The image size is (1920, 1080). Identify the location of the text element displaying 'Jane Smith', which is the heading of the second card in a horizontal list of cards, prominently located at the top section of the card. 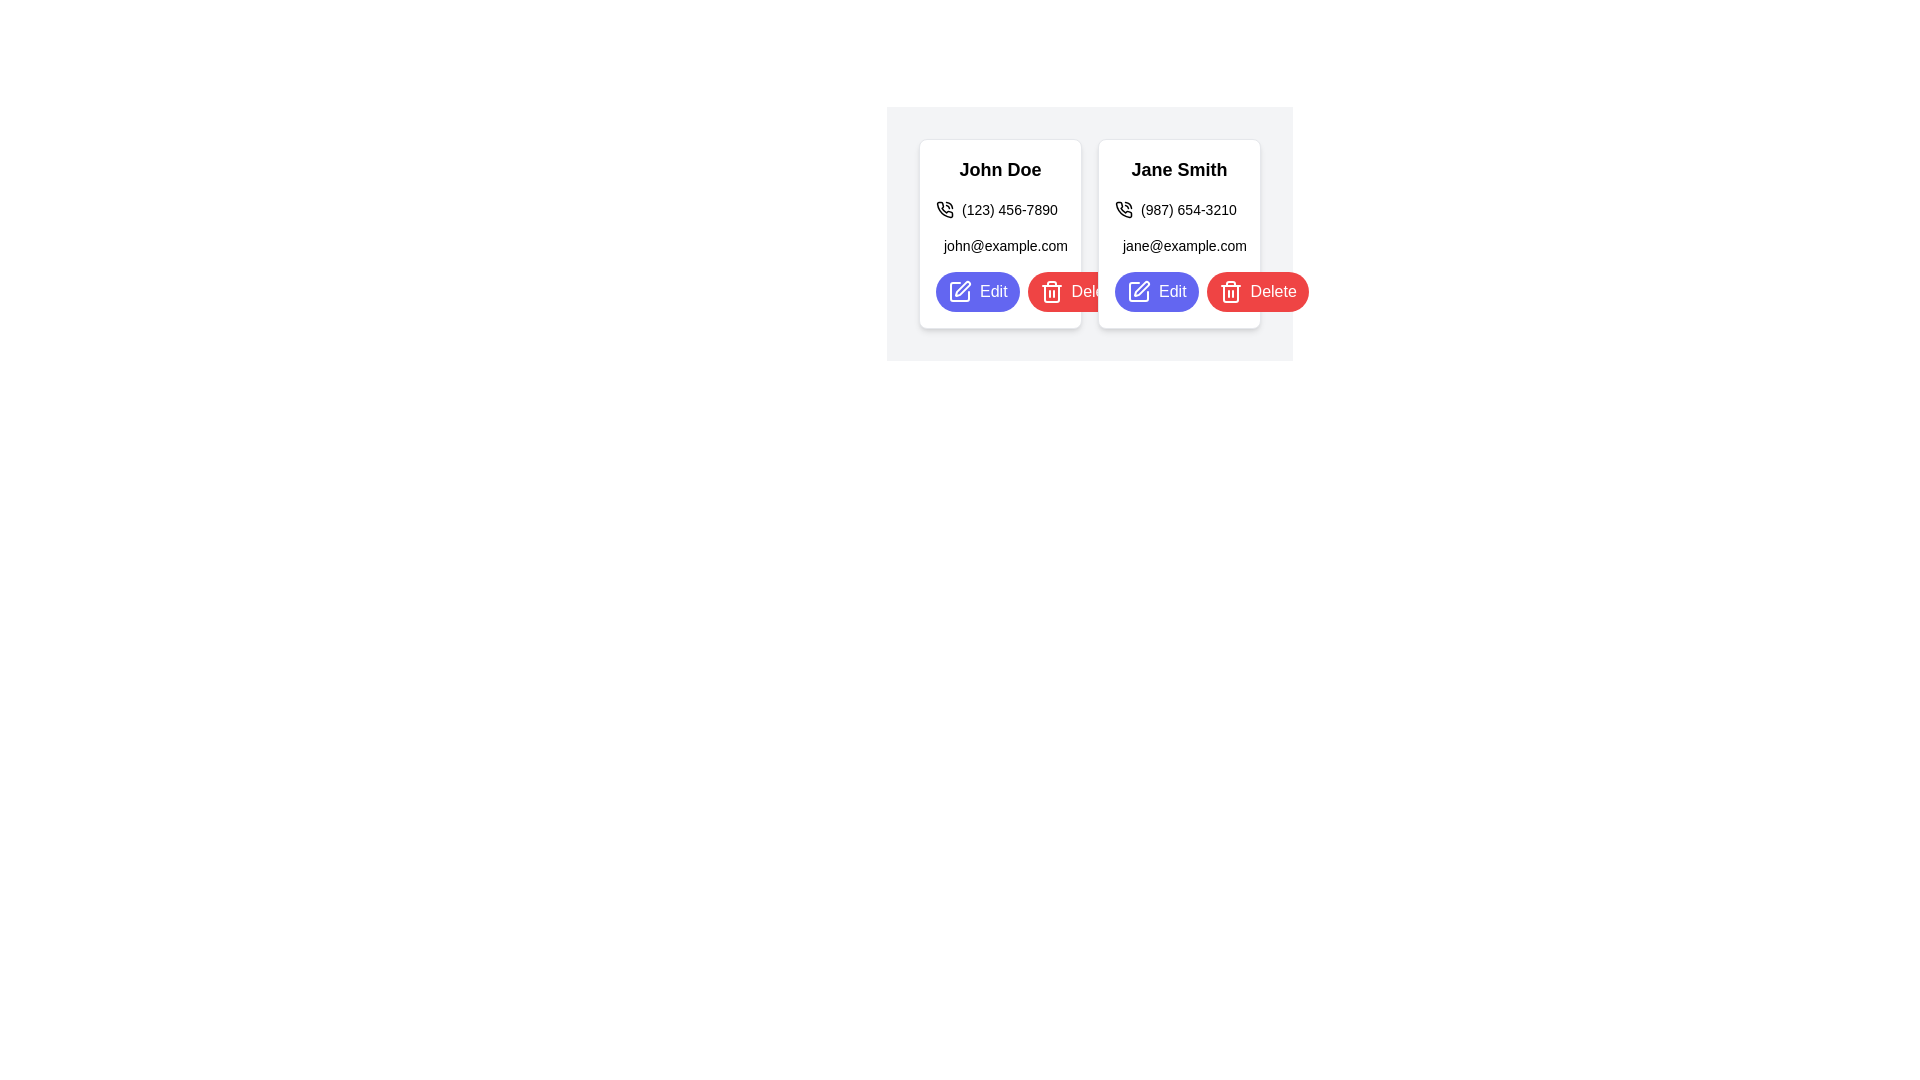
(1179, 168).